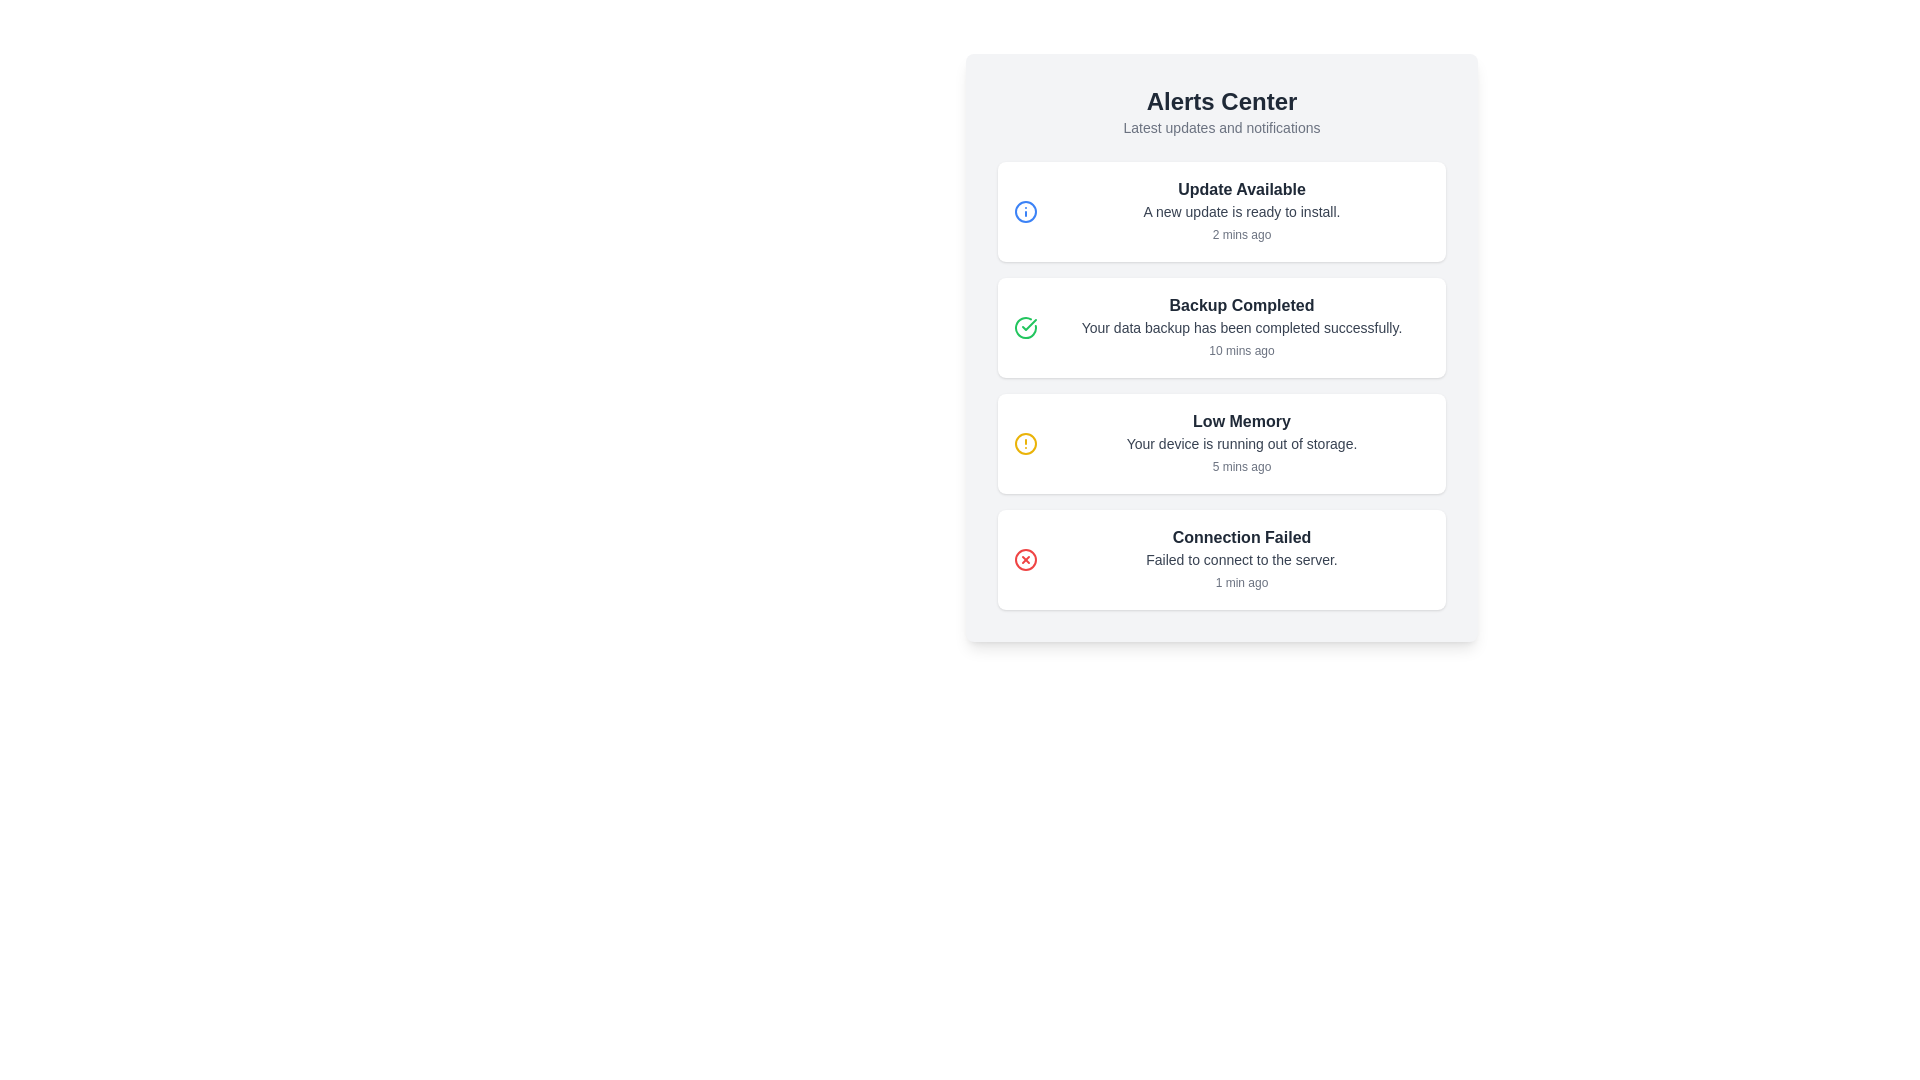 Image resolution: width=1920 pixels, height=1080 pixels. Describe the element at coordinates (1241, 234) in the screenshot. I see `the text component displaying '2 mins ago' in a gray, light font, located in the lower part of the notification card detailing a new update` at that location.